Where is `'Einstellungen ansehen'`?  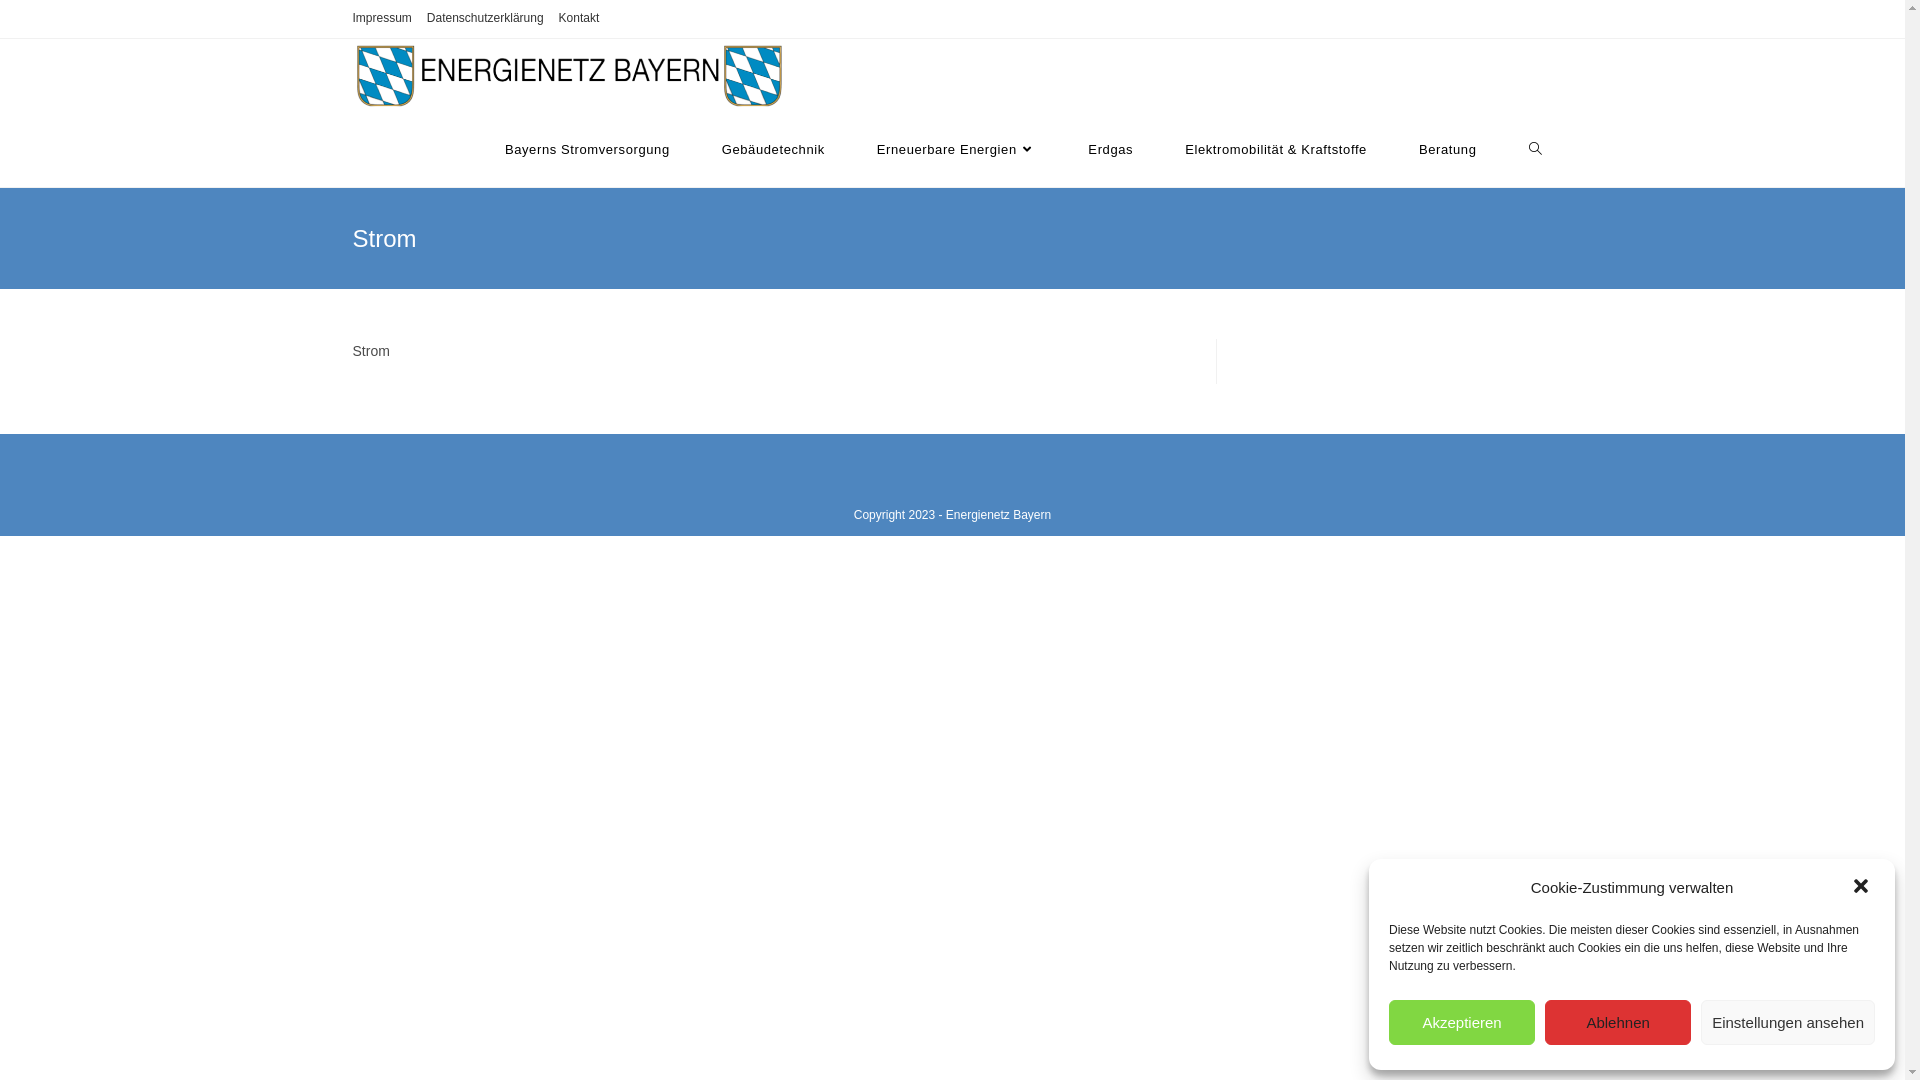 'Einstellungen ansehen' is located at coordinates (1788, 1022).